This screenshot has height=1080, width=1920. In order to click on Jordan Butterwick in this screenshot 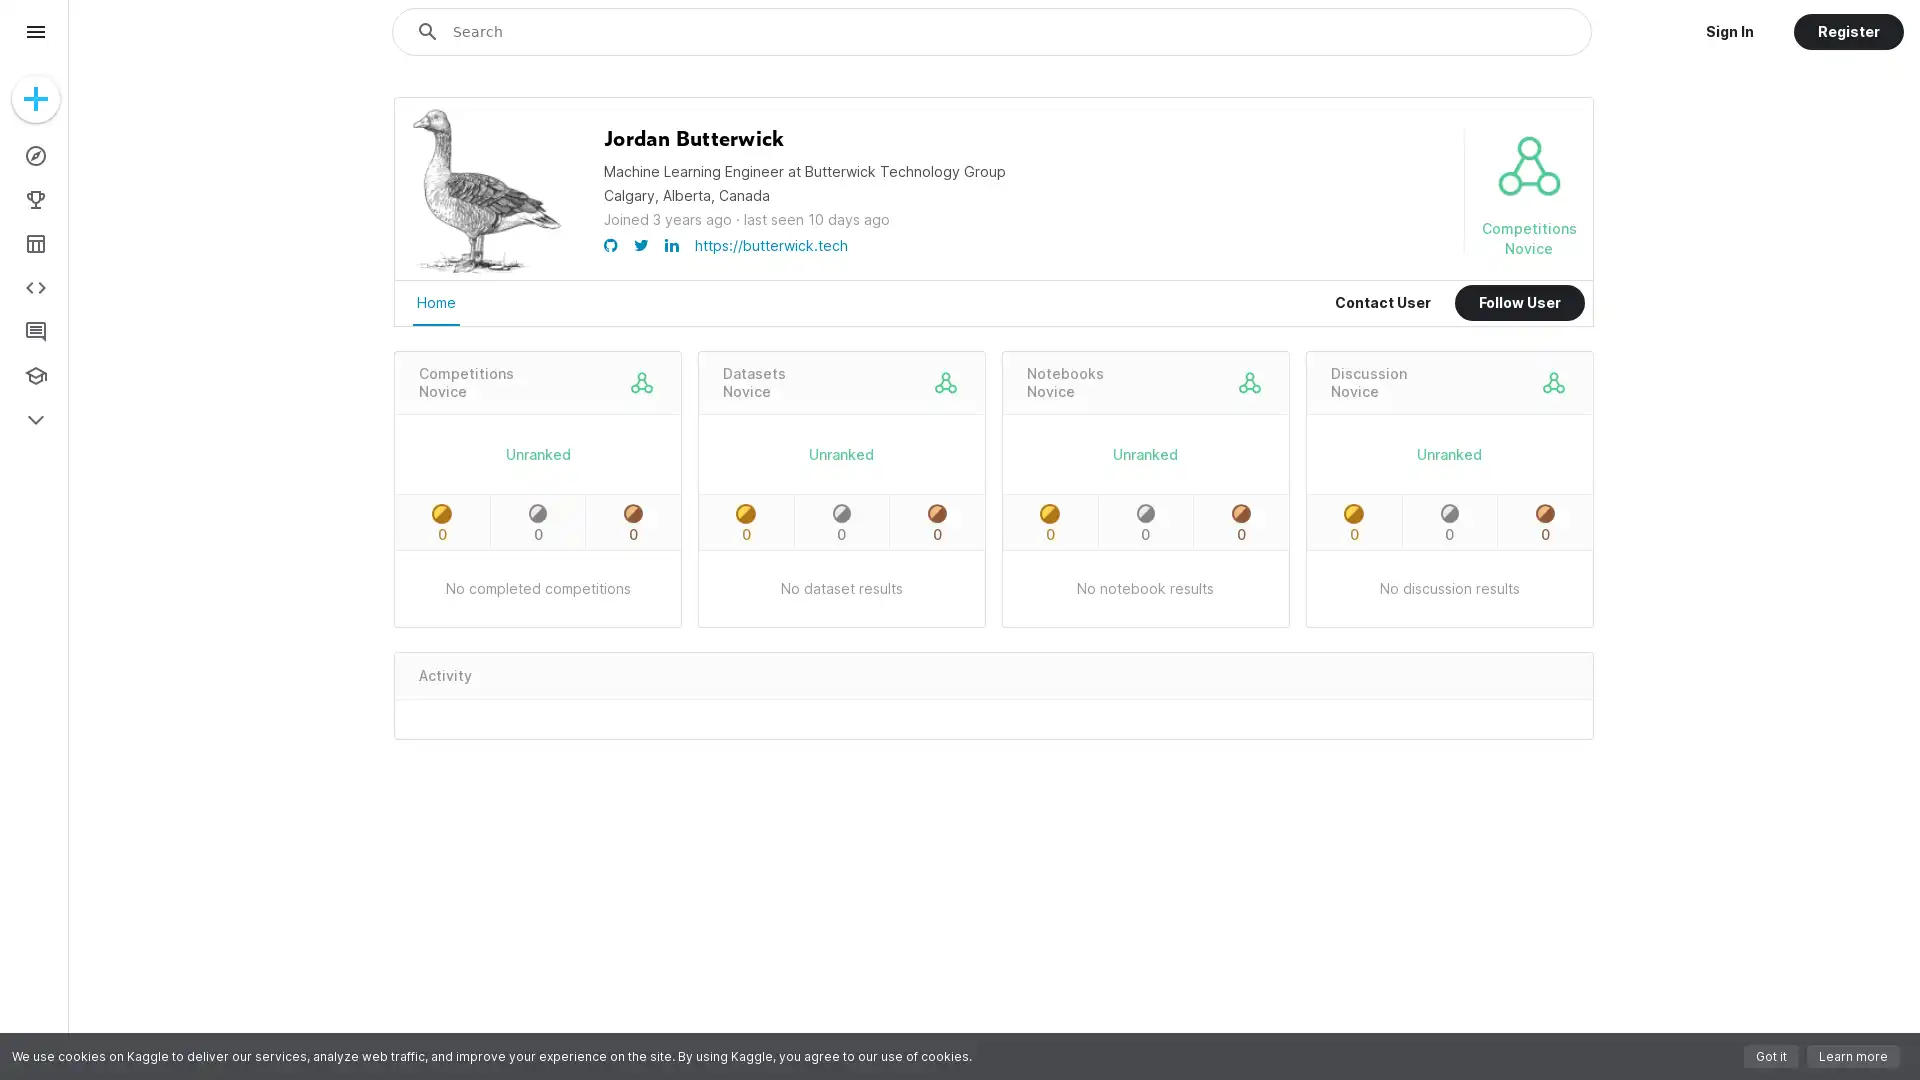, I will do `click(694, 138)`.